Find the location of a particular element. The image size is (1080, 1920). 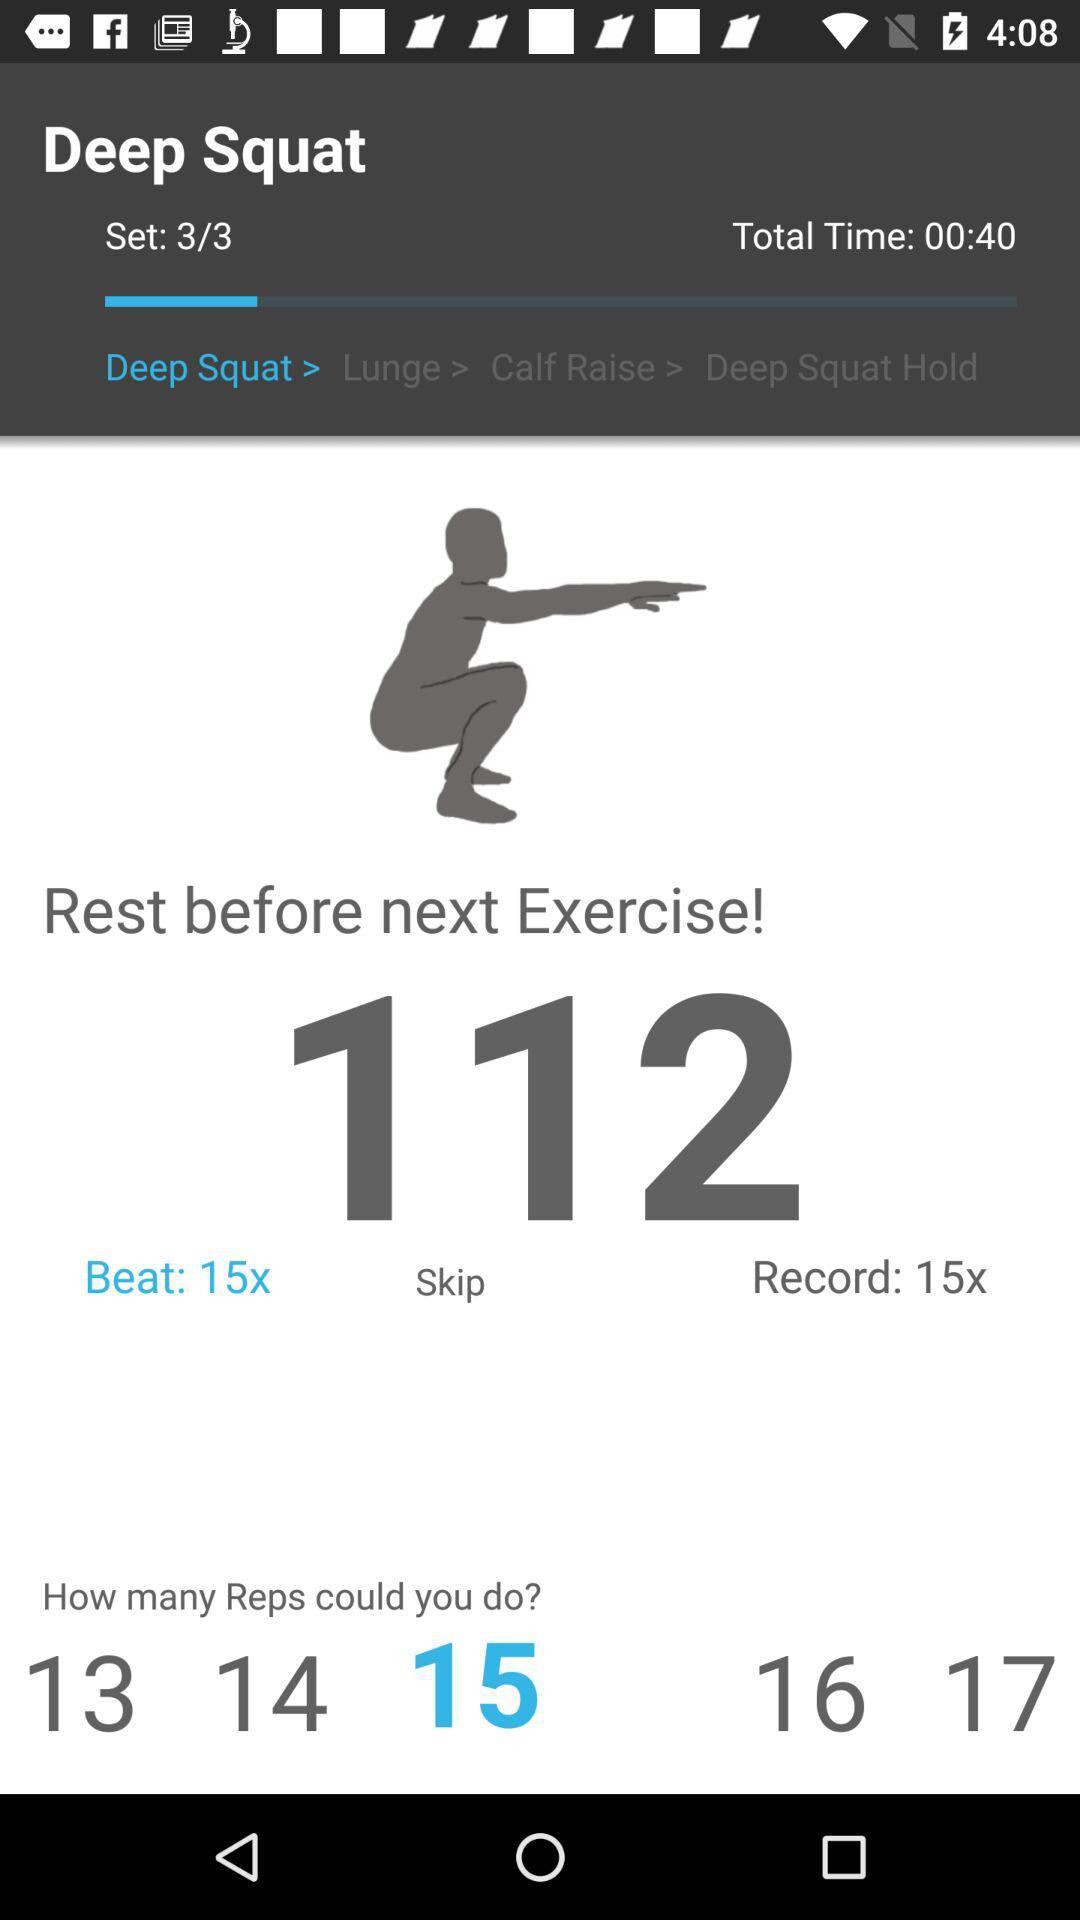

the first image on the web page is located at coordinates (540, 661).